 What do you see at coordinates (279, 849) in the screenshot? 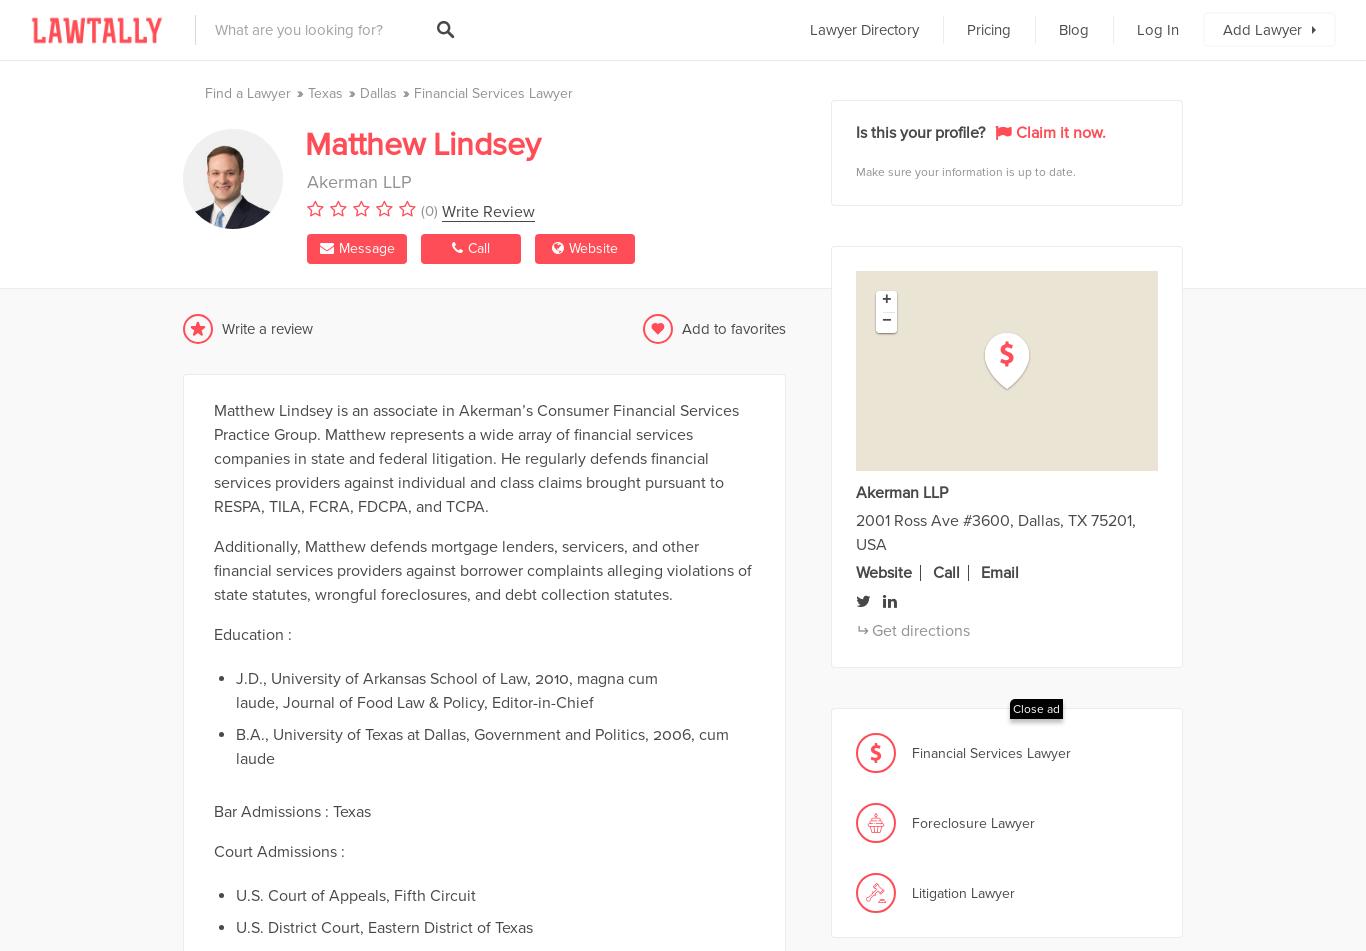
I see `'Court Admissions :'` at bounding box center [279, 849].